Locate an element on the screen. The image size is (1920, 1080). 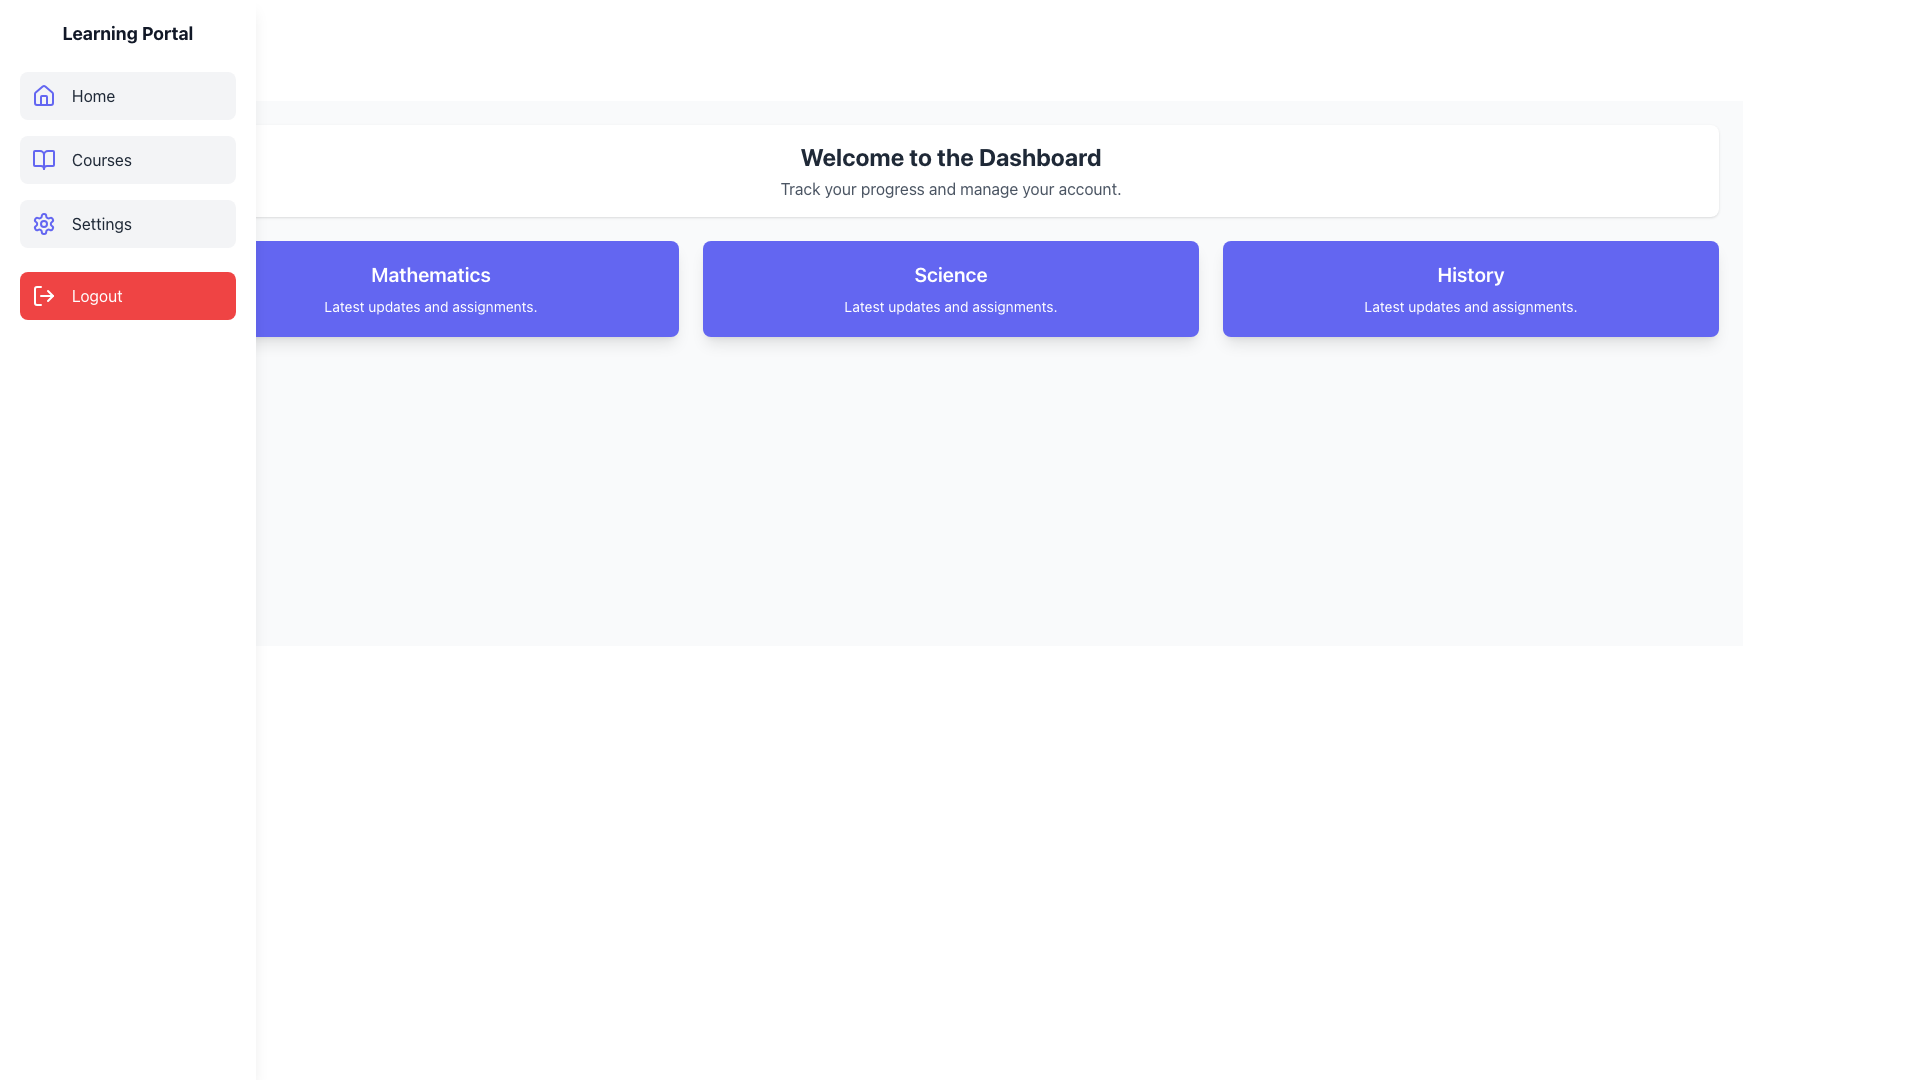
the SVG icon representing the logout functionality located to the left of the text 'Logout' in the vertical sidebar menu is located at coordinates (43, 296).